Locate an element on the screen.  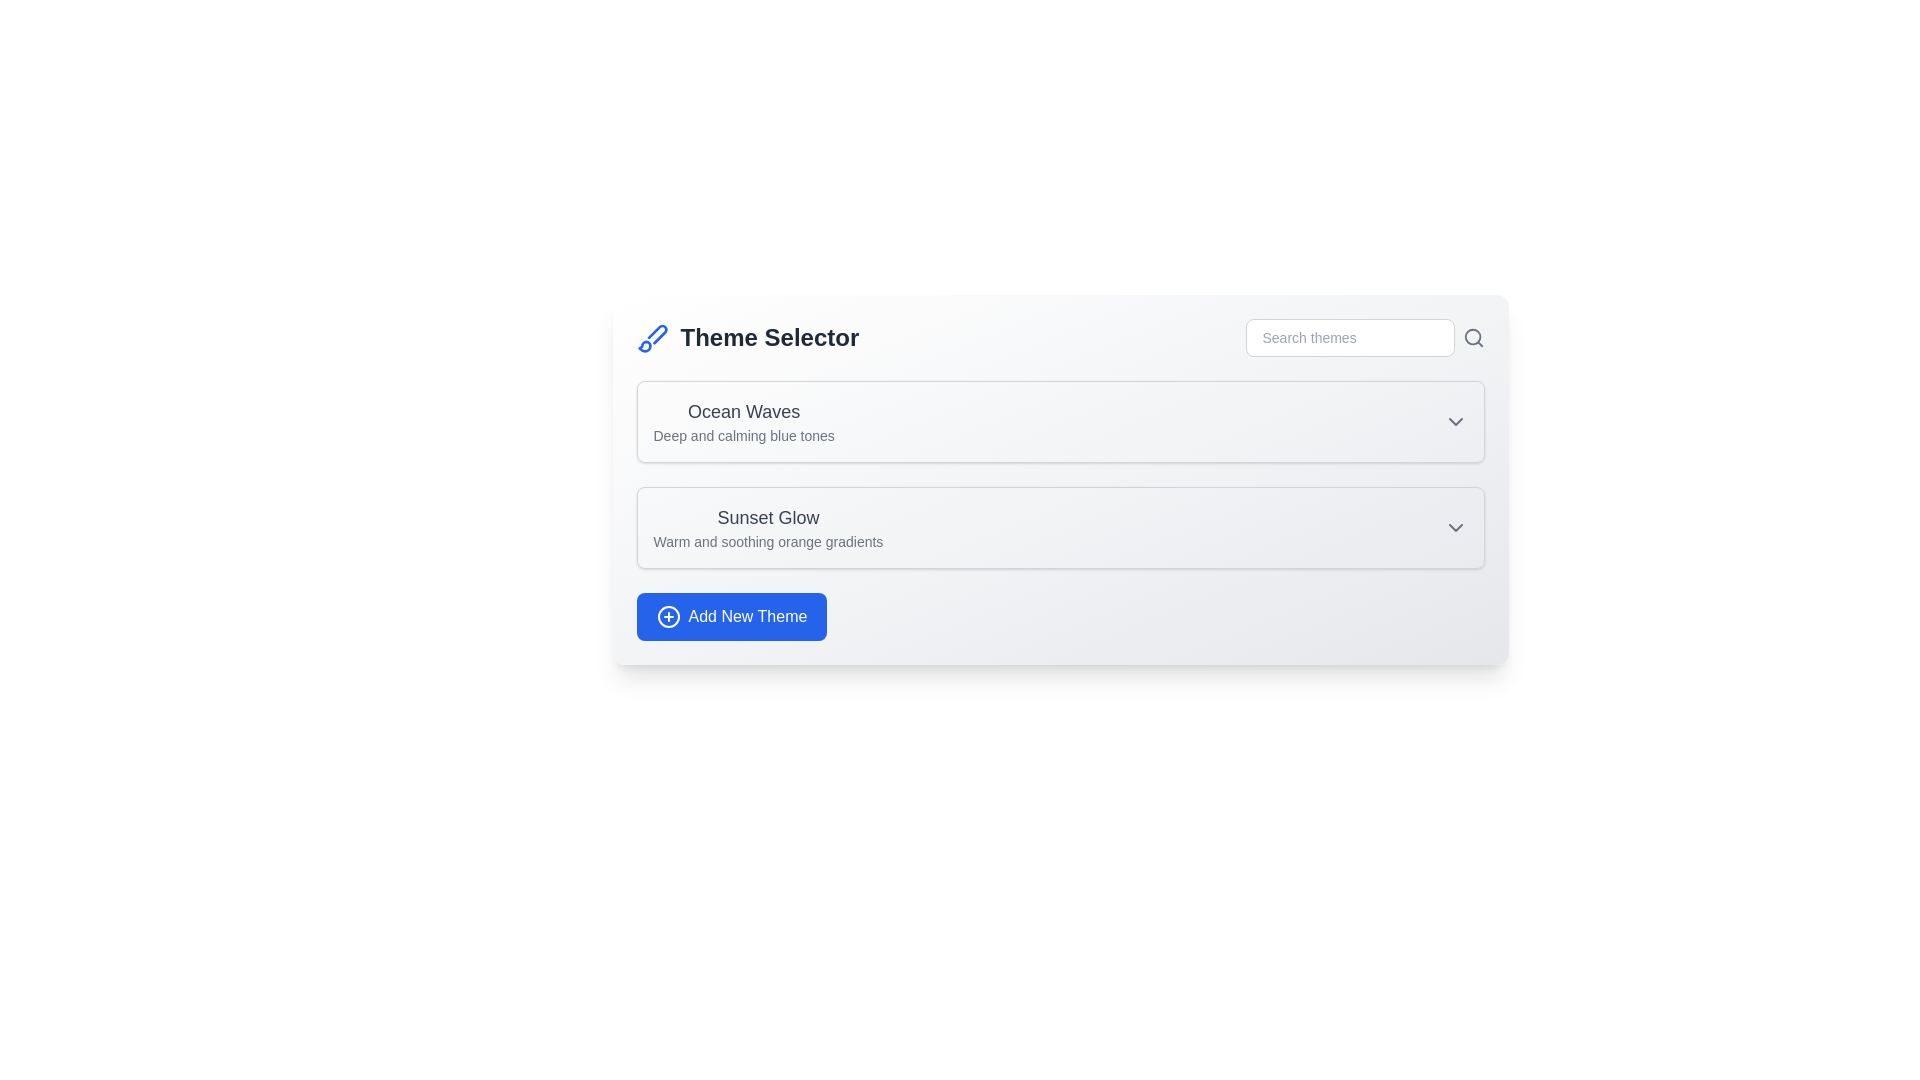
the selectable list item titled 'Ocean Waves' with a dropdown functionality is located at coordinates (1059, 420).